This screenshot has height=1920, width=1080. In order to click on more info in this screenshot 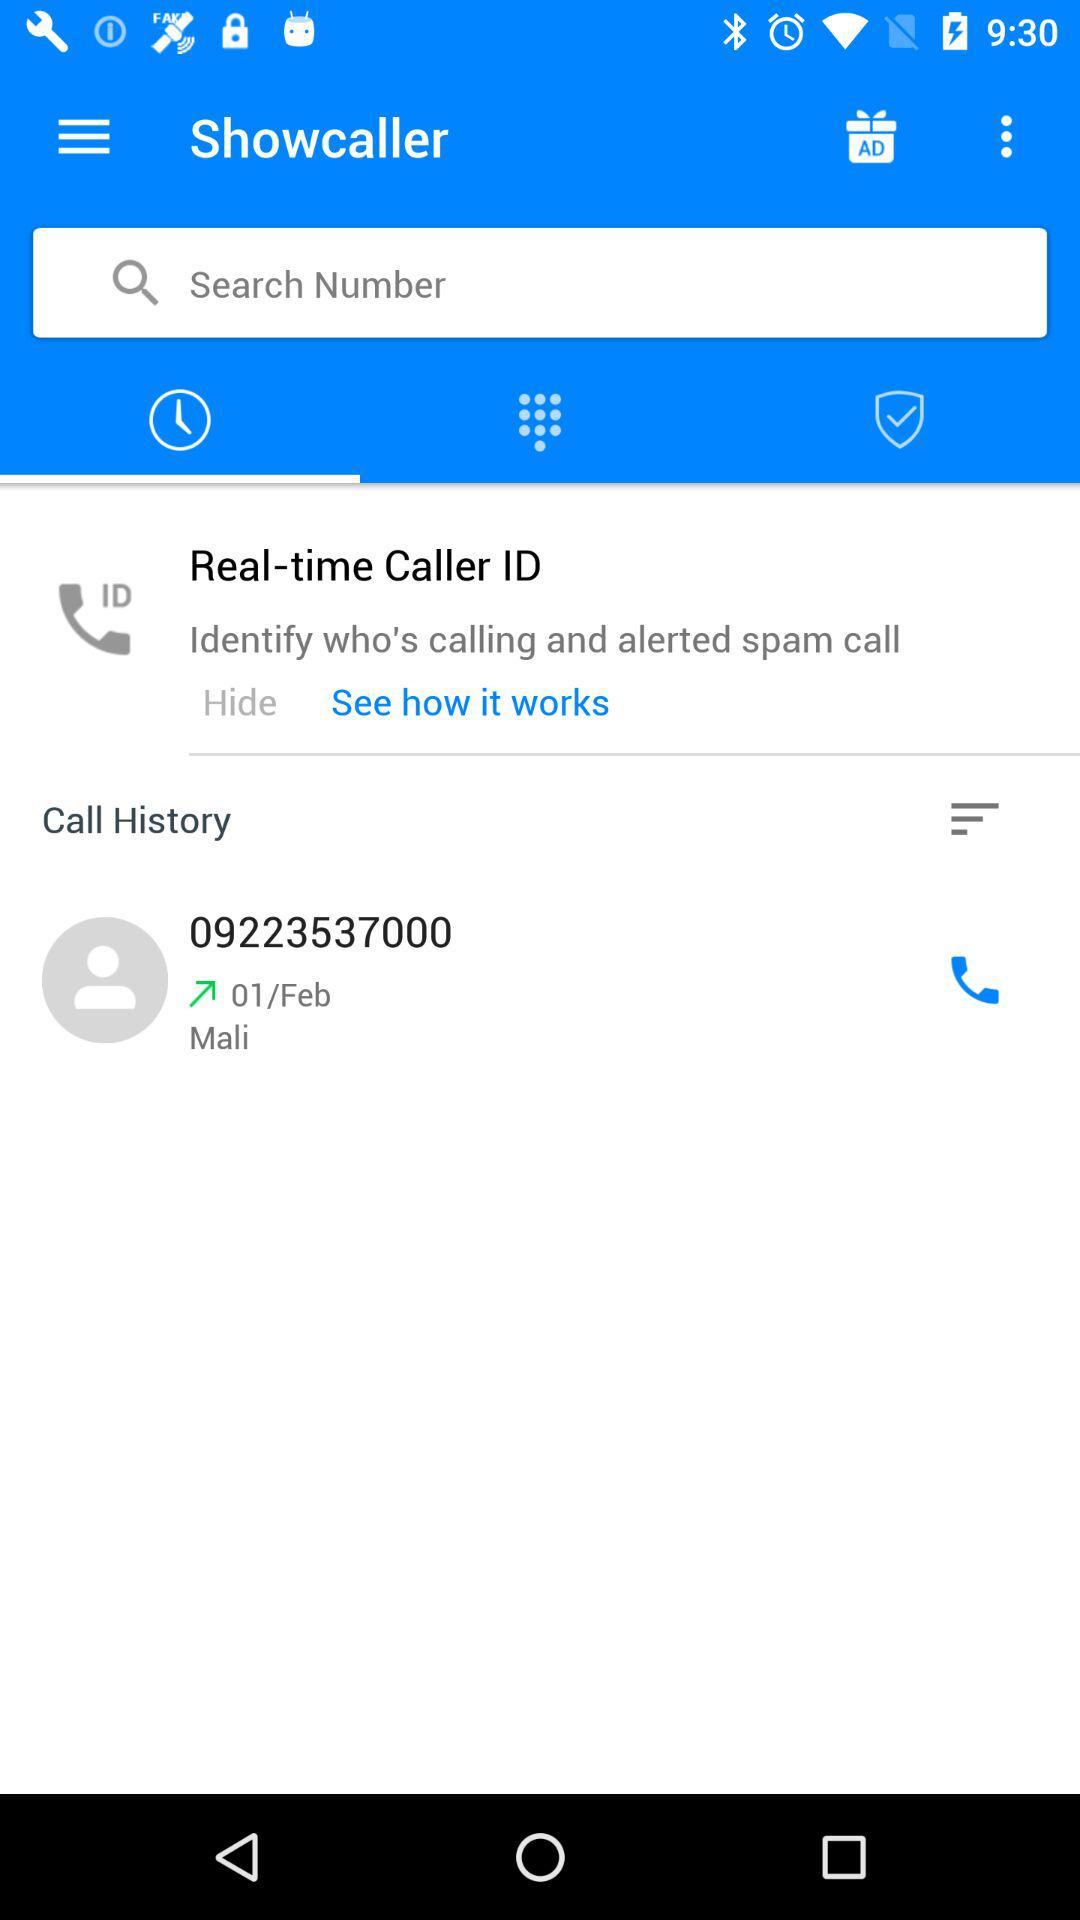, I will do `click(1006, 135)`.